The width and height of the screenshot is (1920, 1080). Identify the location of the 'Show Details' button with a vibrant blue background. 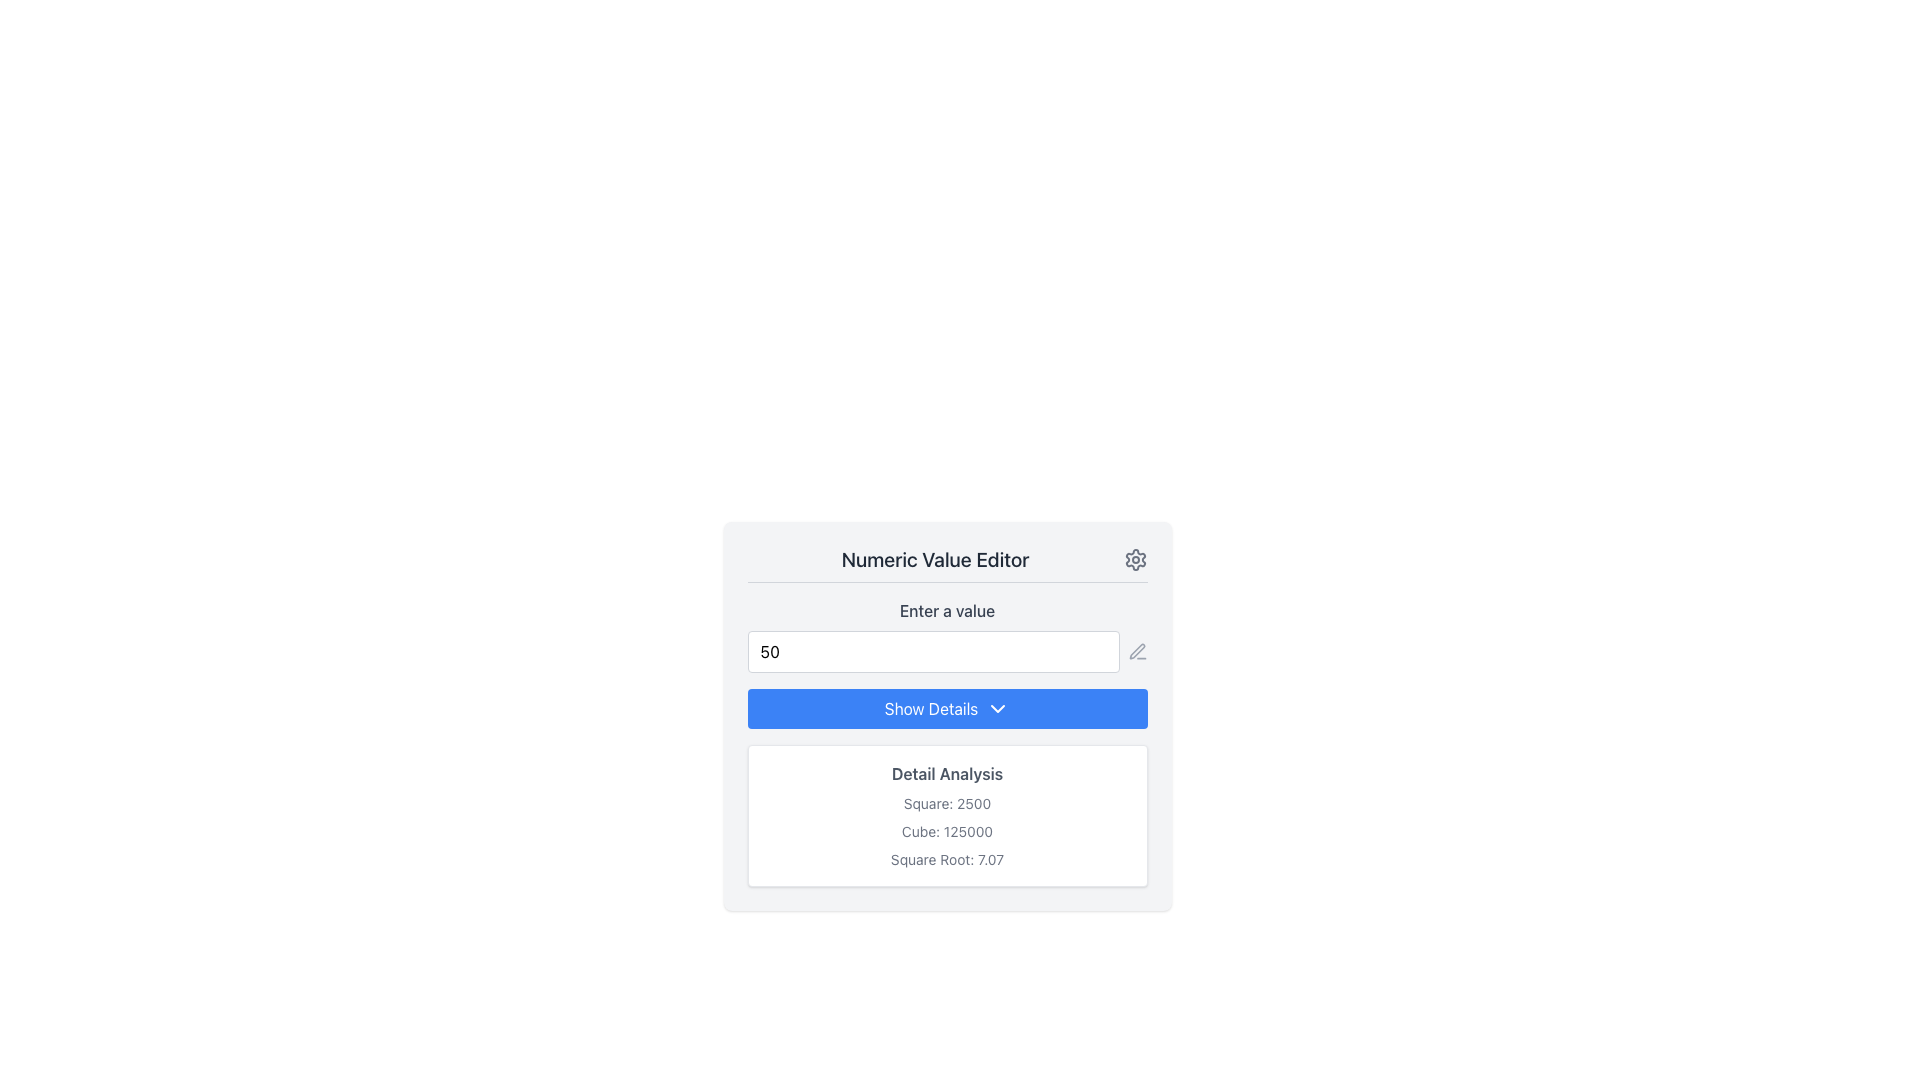
(946, 715).